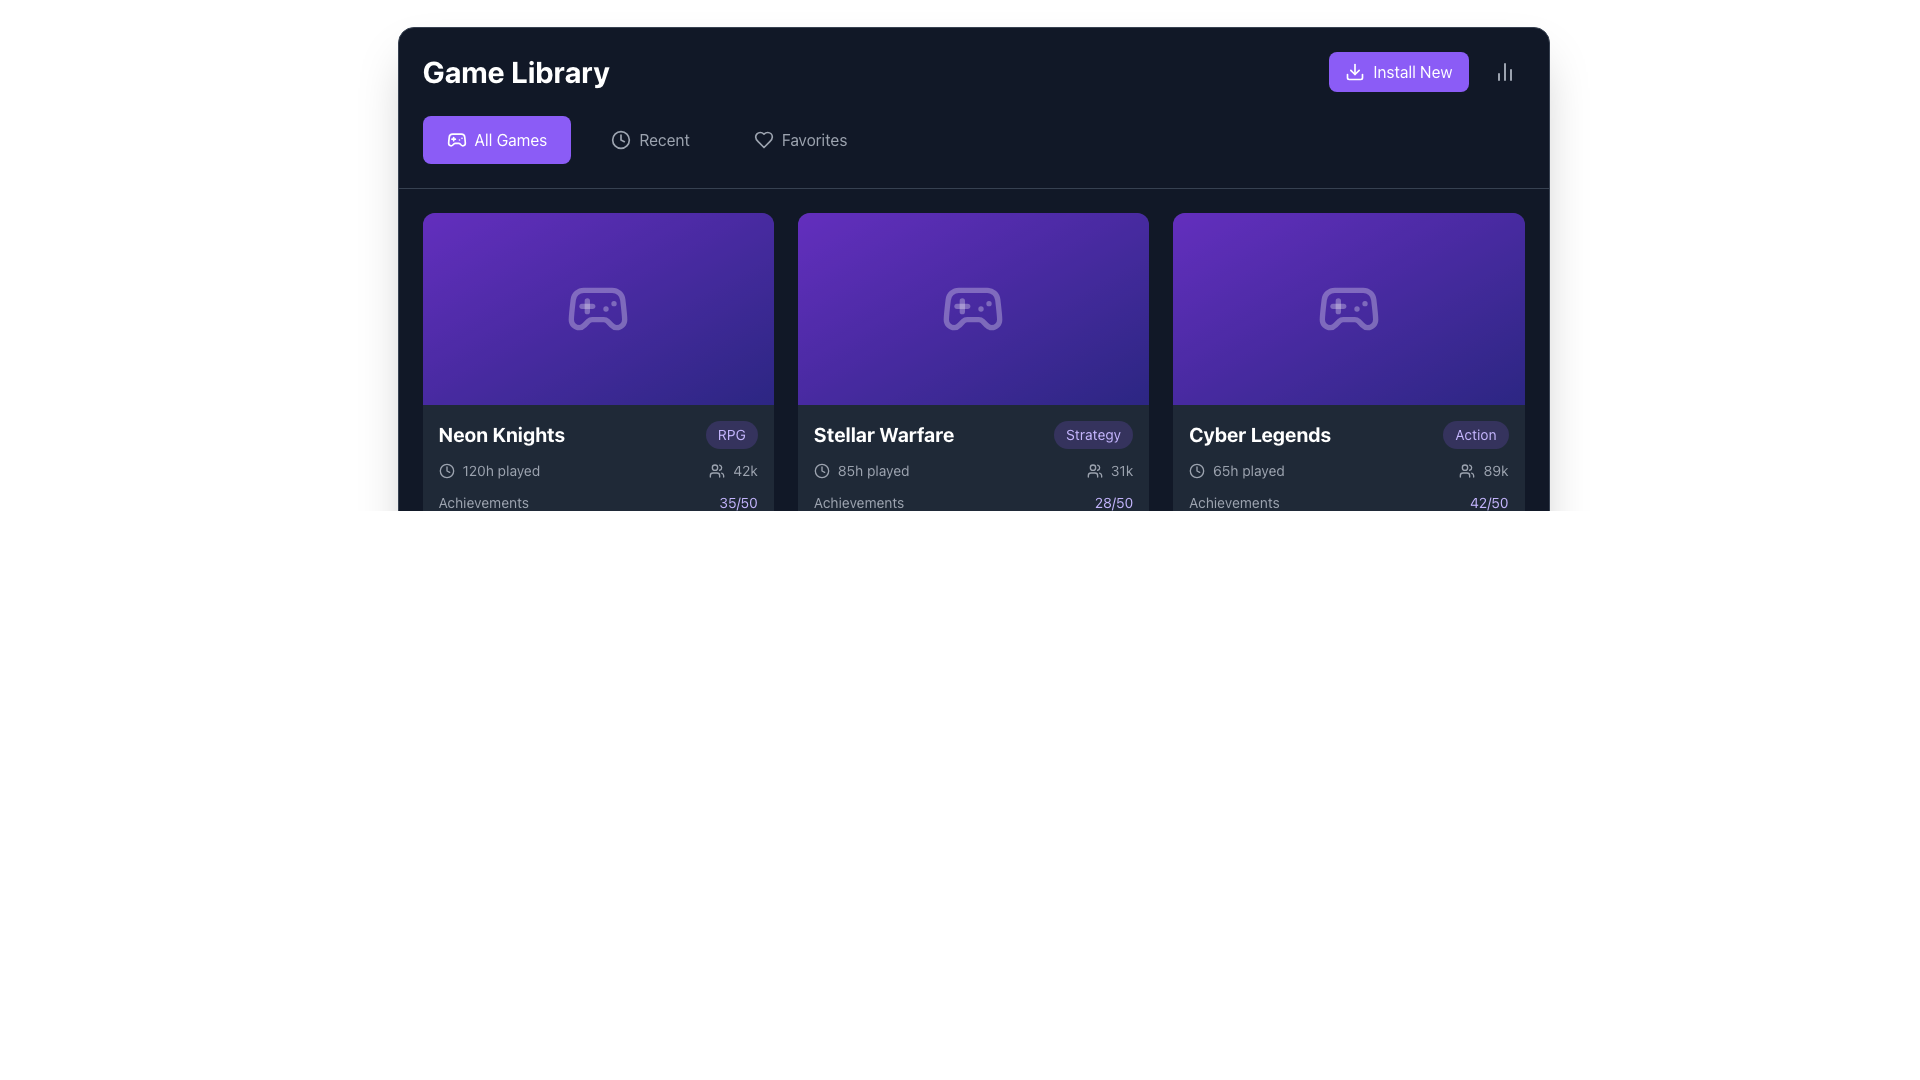 This screenshot has height=1080, width=1920. I want to click on the title text label for the game 'Stellar Warfare', so click(882, 434).